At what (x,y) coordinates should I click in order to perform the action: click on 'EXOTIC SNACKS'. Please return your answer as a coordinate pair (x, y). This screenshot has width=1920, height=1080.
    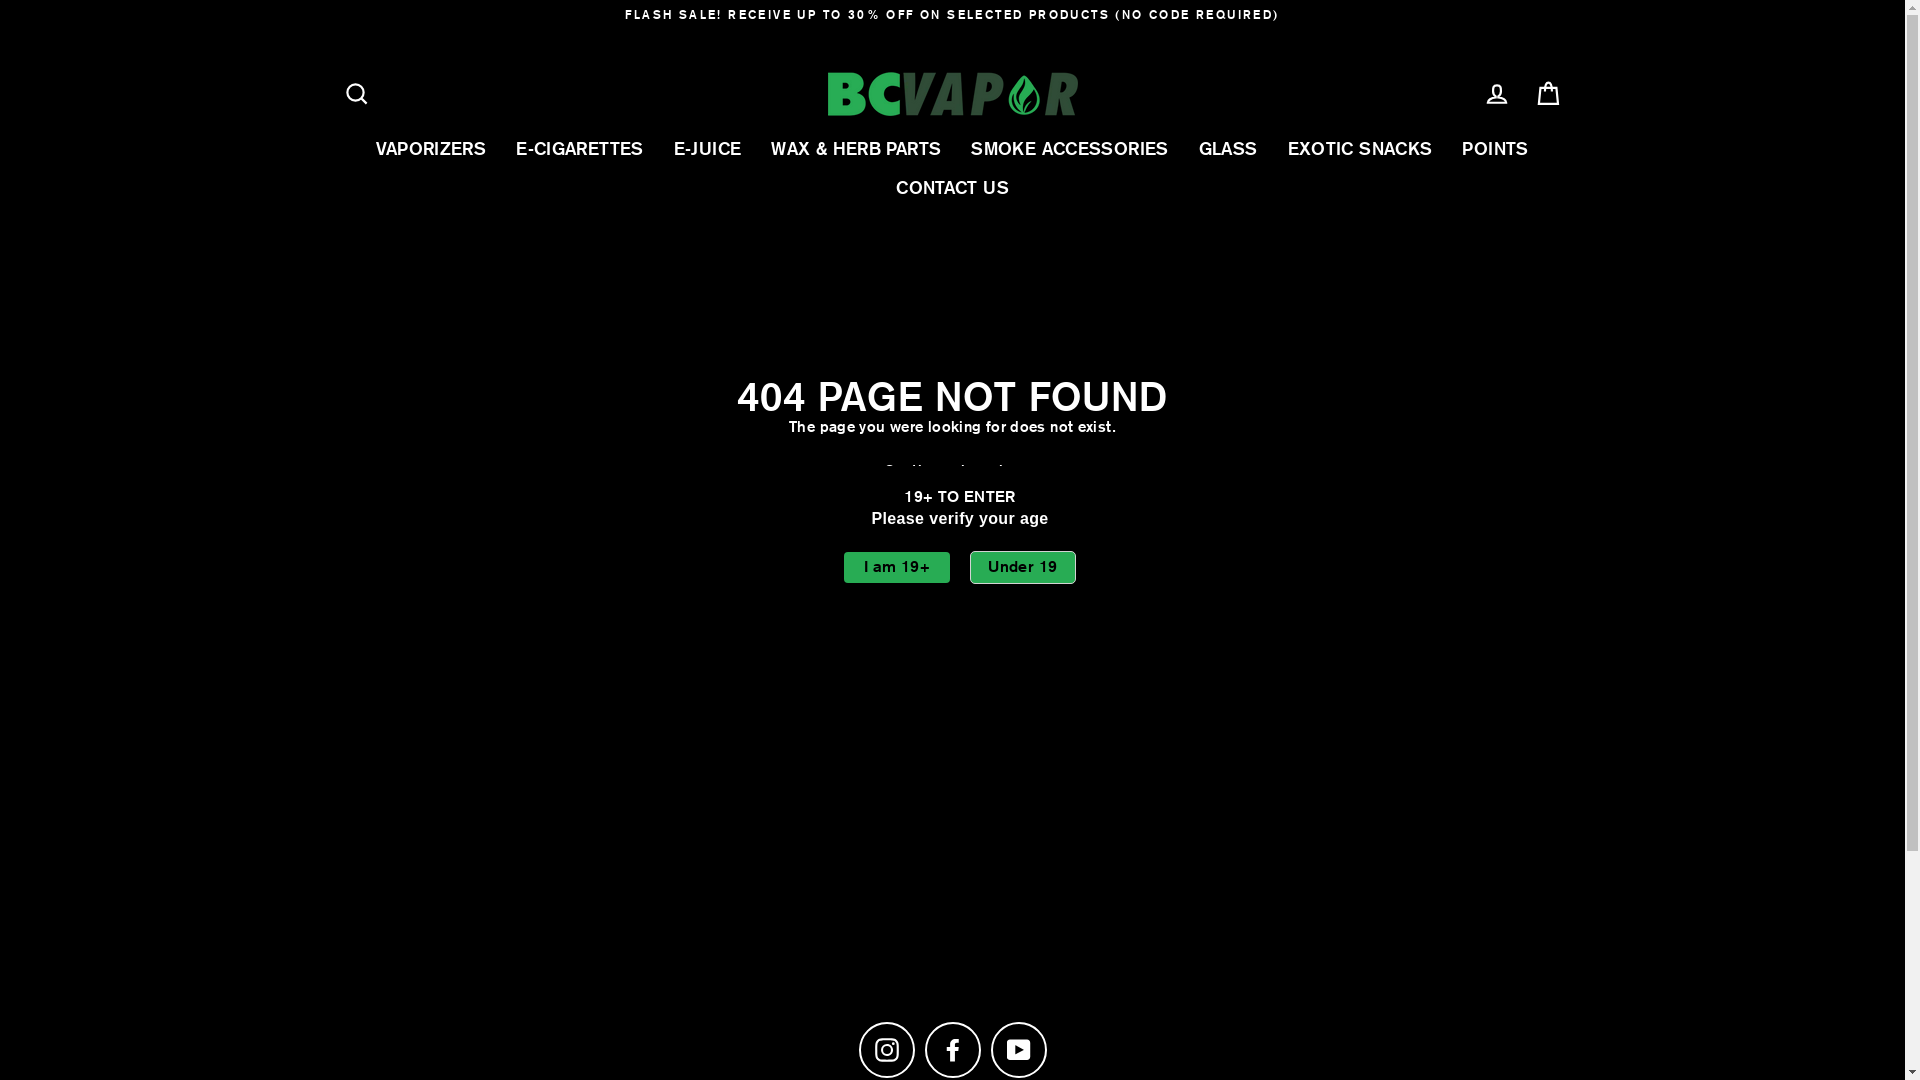
    Looking at the image, I should click on (1271, 147).